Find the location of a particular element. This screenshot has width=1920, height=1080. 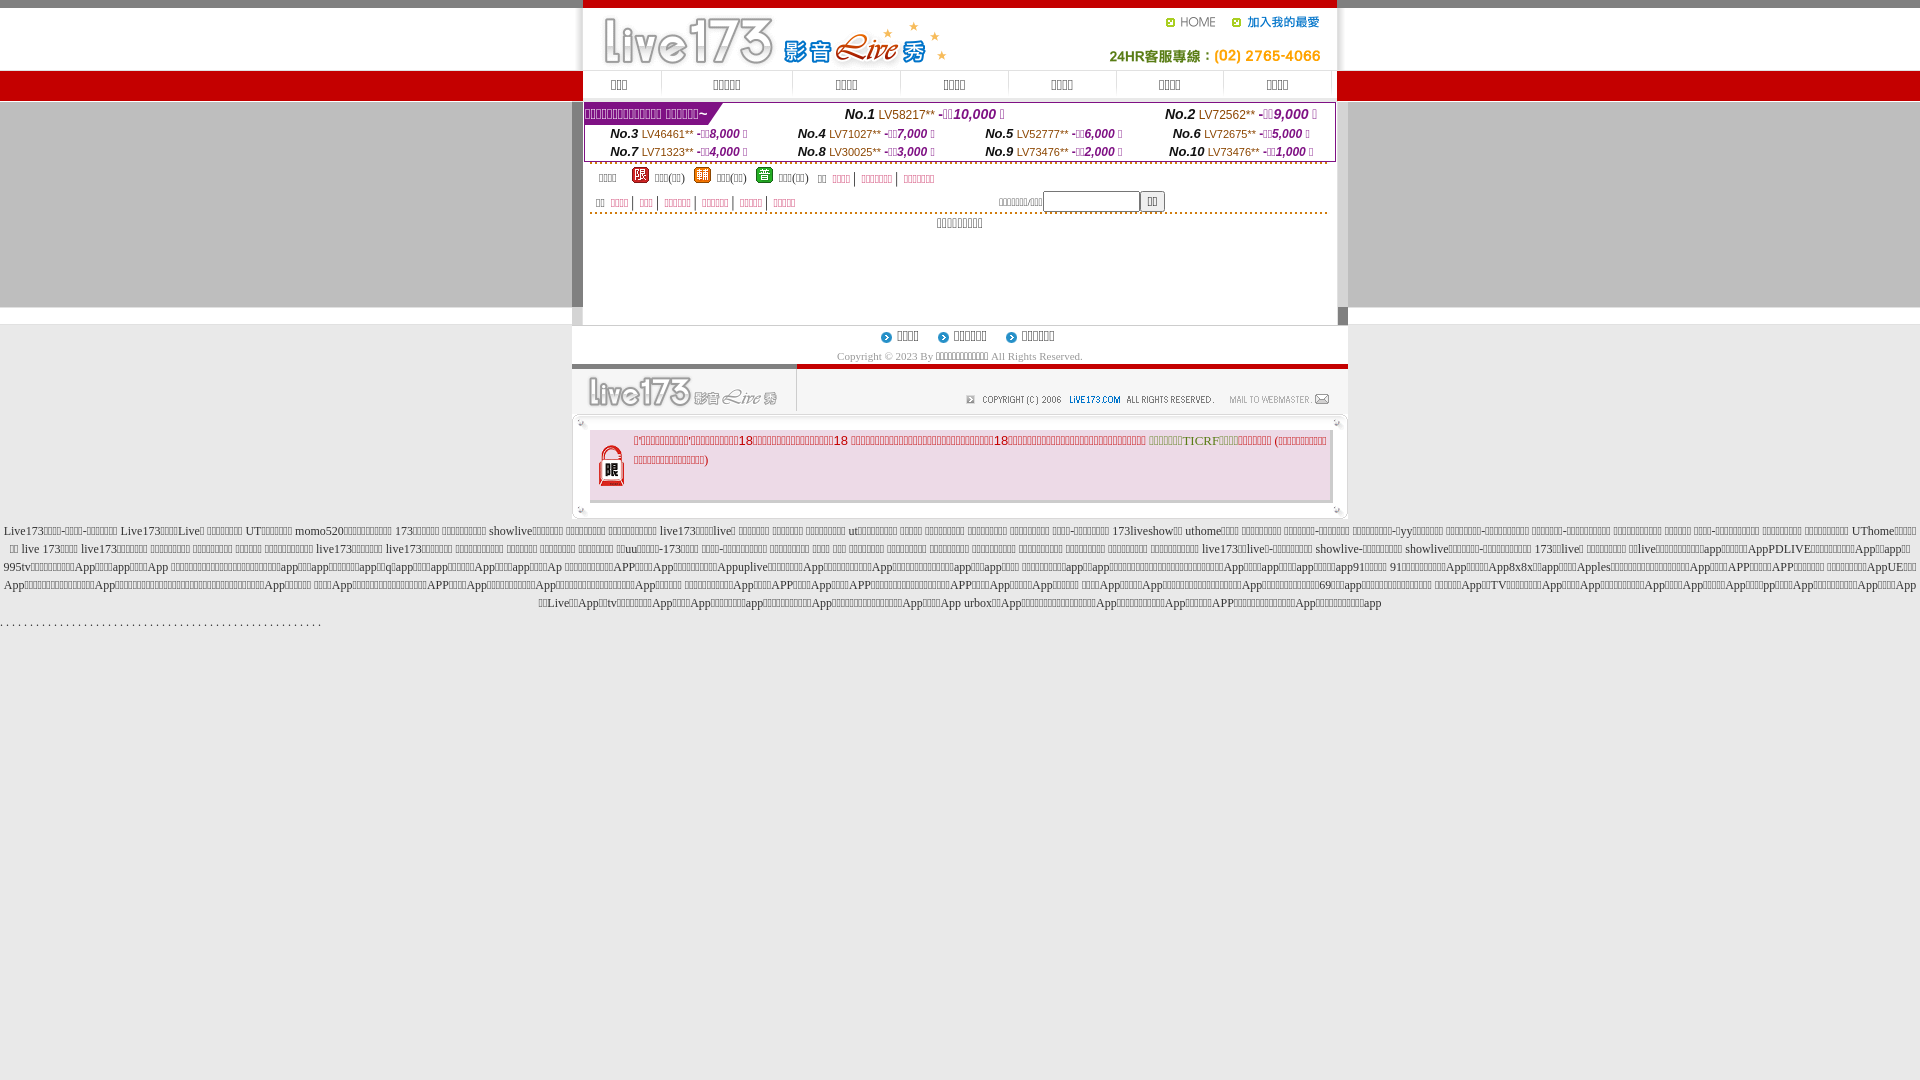

'.' is located at coordinates (1, 620).